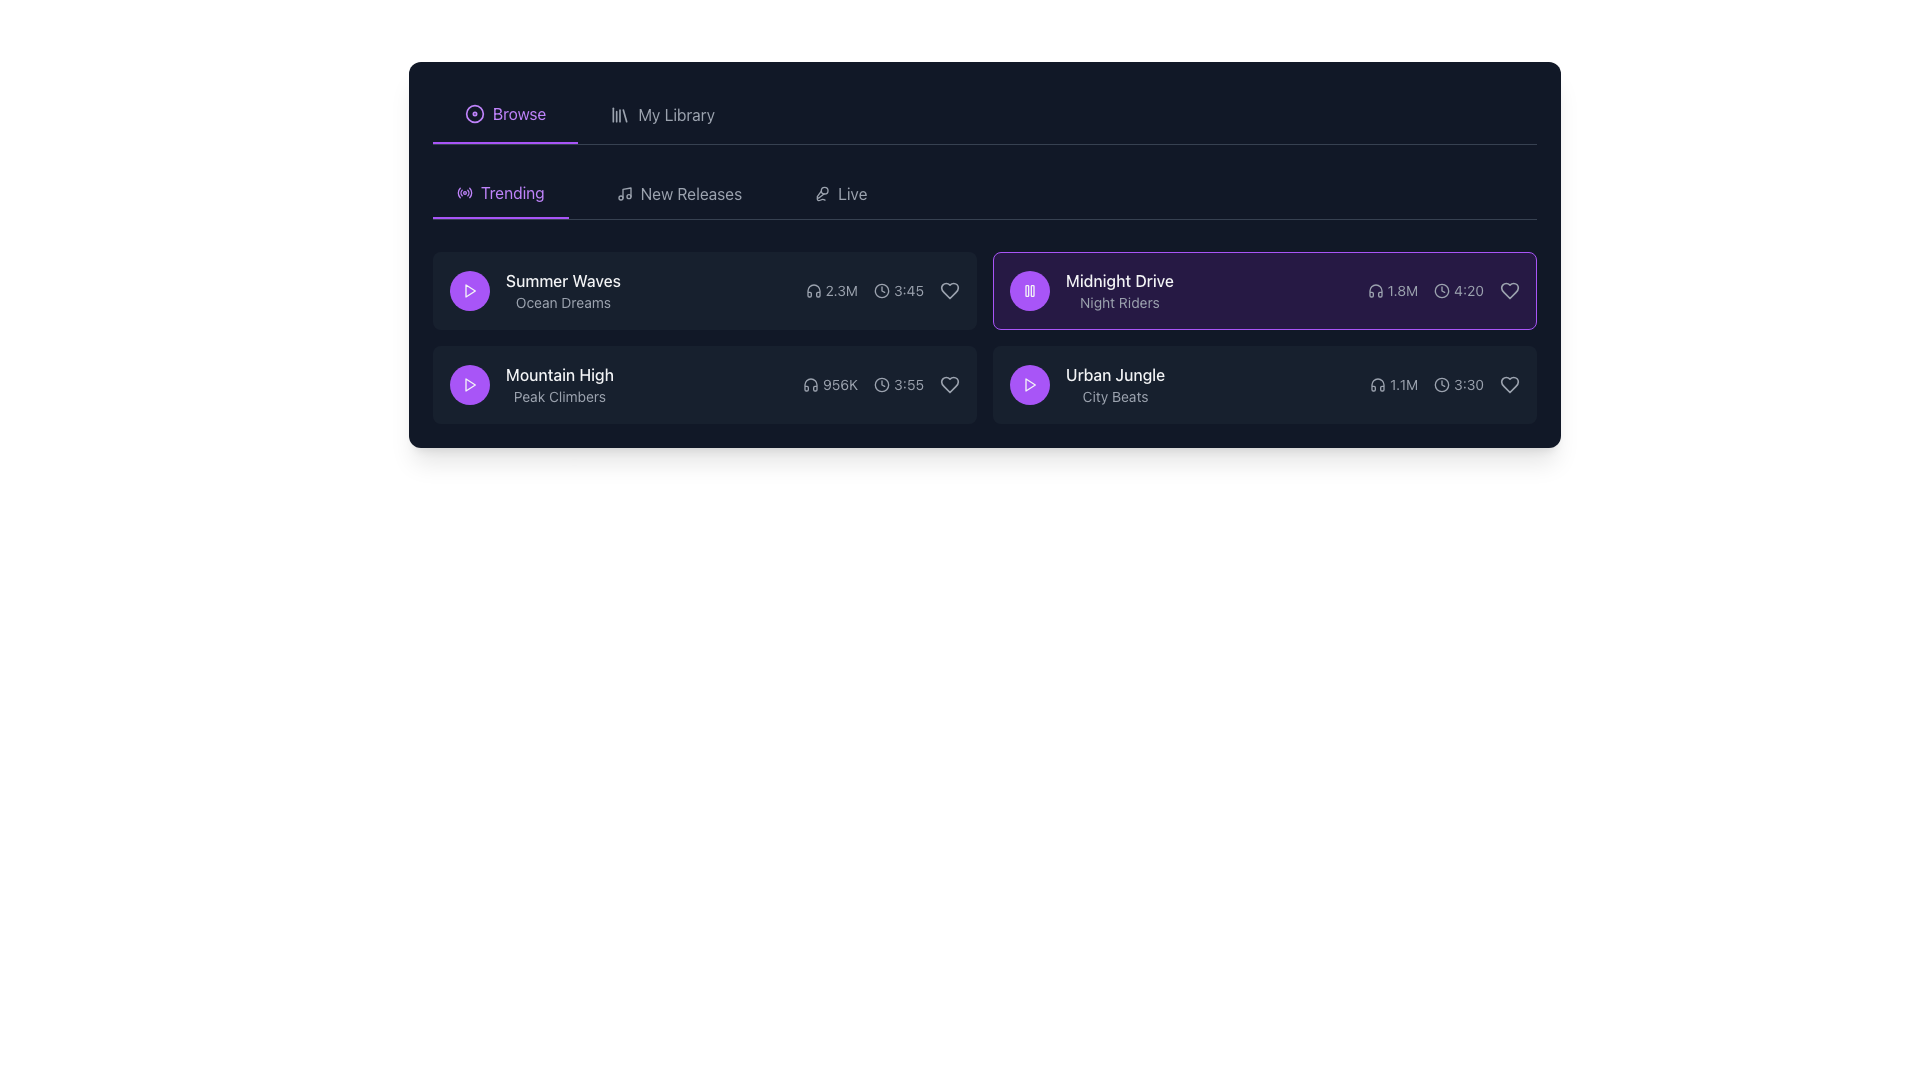  I want to click on the pause button icon in the top-right corner of the 'Midnight Drive' song entry, so click(1030, 290).